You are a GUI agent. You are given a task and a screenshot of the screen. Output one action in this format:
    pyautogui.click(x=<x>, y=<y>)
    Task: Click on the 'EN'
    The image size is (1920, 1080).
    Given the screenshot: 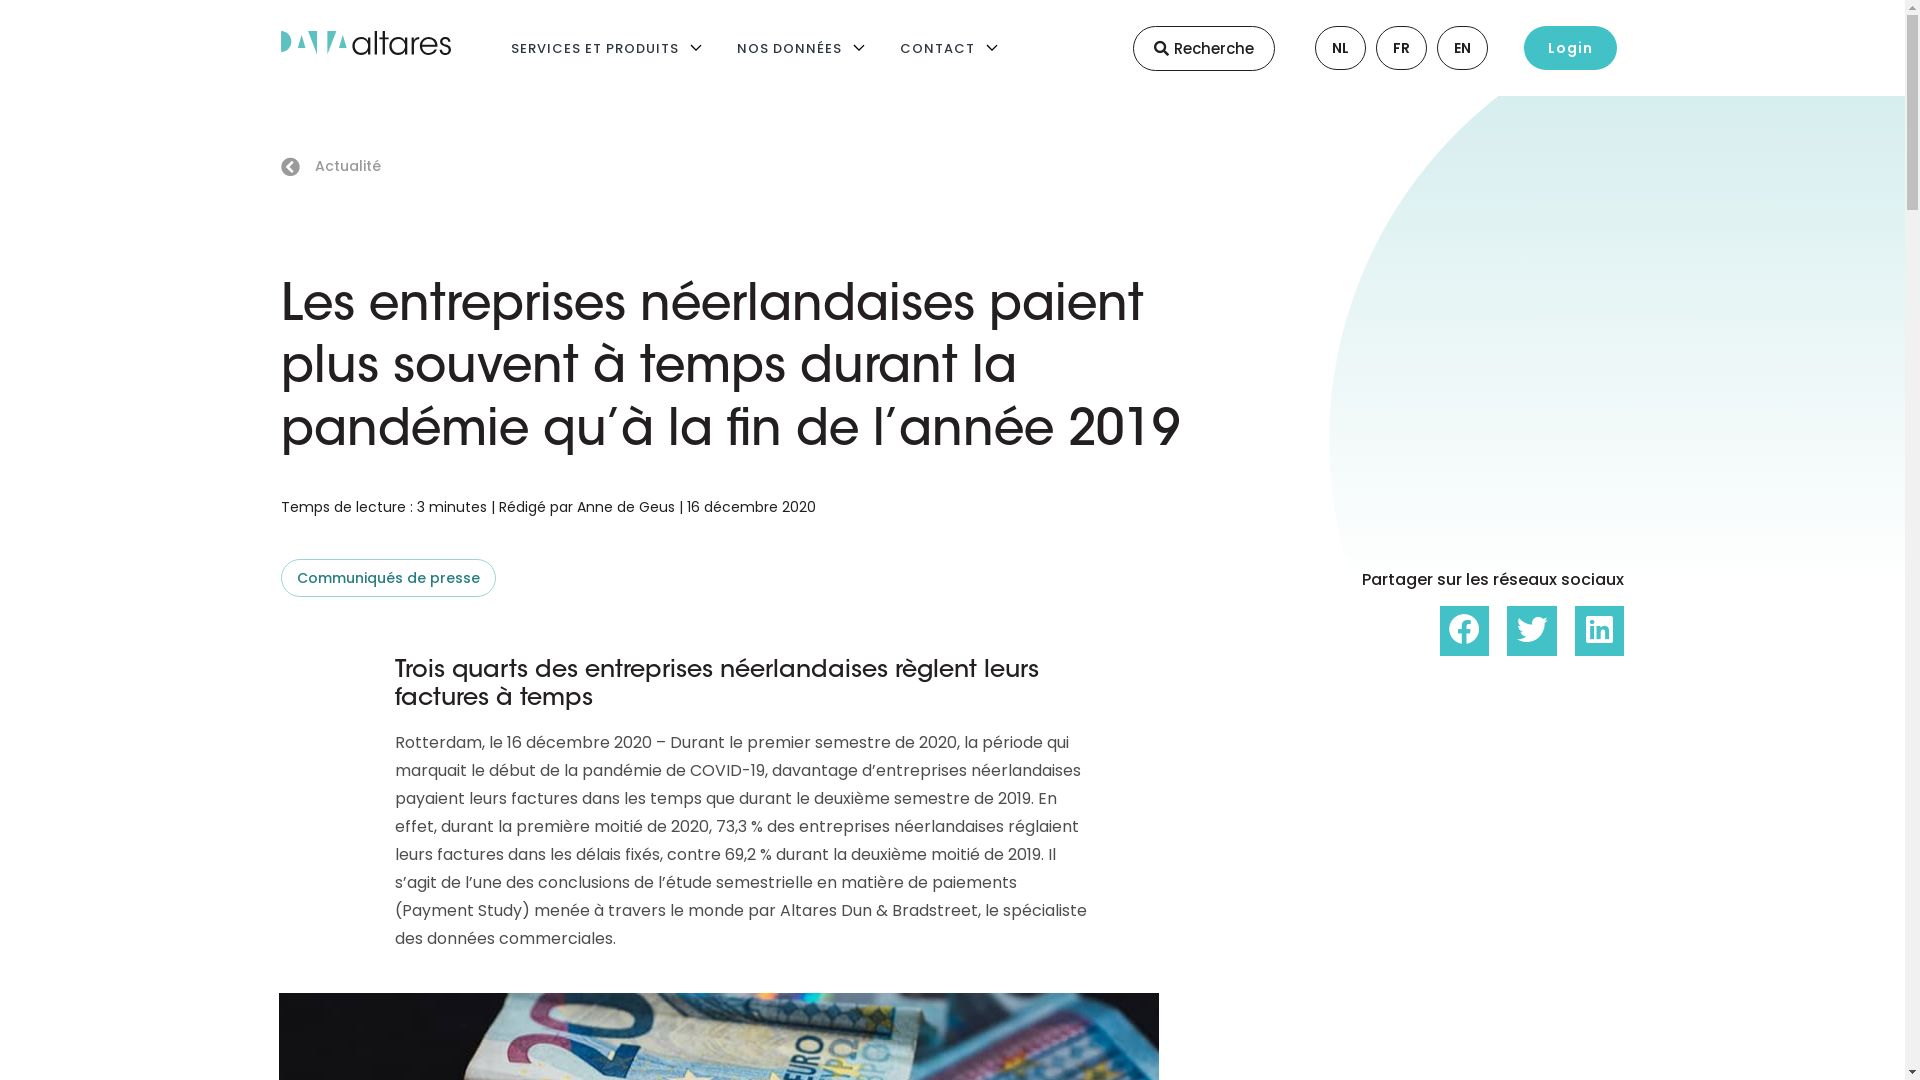 What is the action you would take?
    pyautogui.click(x=1446, y=46)
    